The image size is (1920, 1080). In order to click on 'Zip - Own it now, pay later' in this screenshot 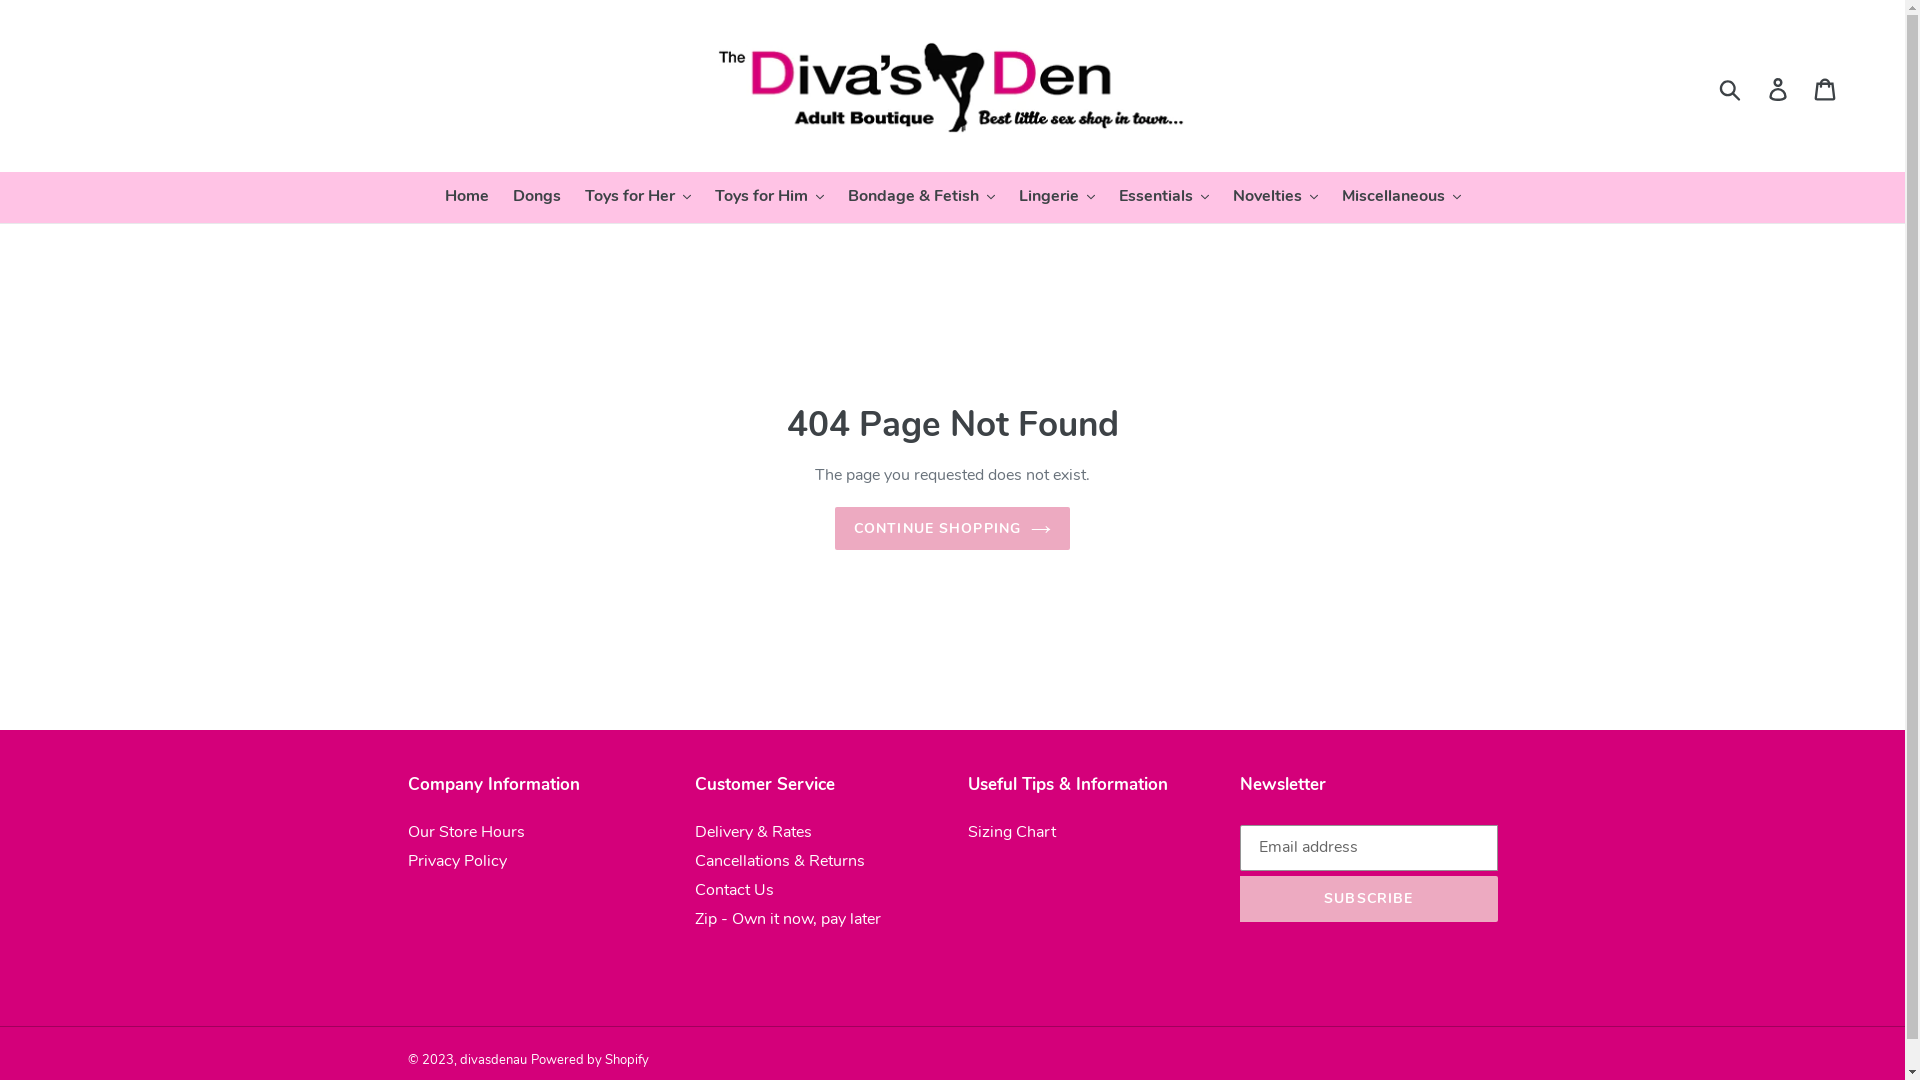, I will do `click(786, 920)`.